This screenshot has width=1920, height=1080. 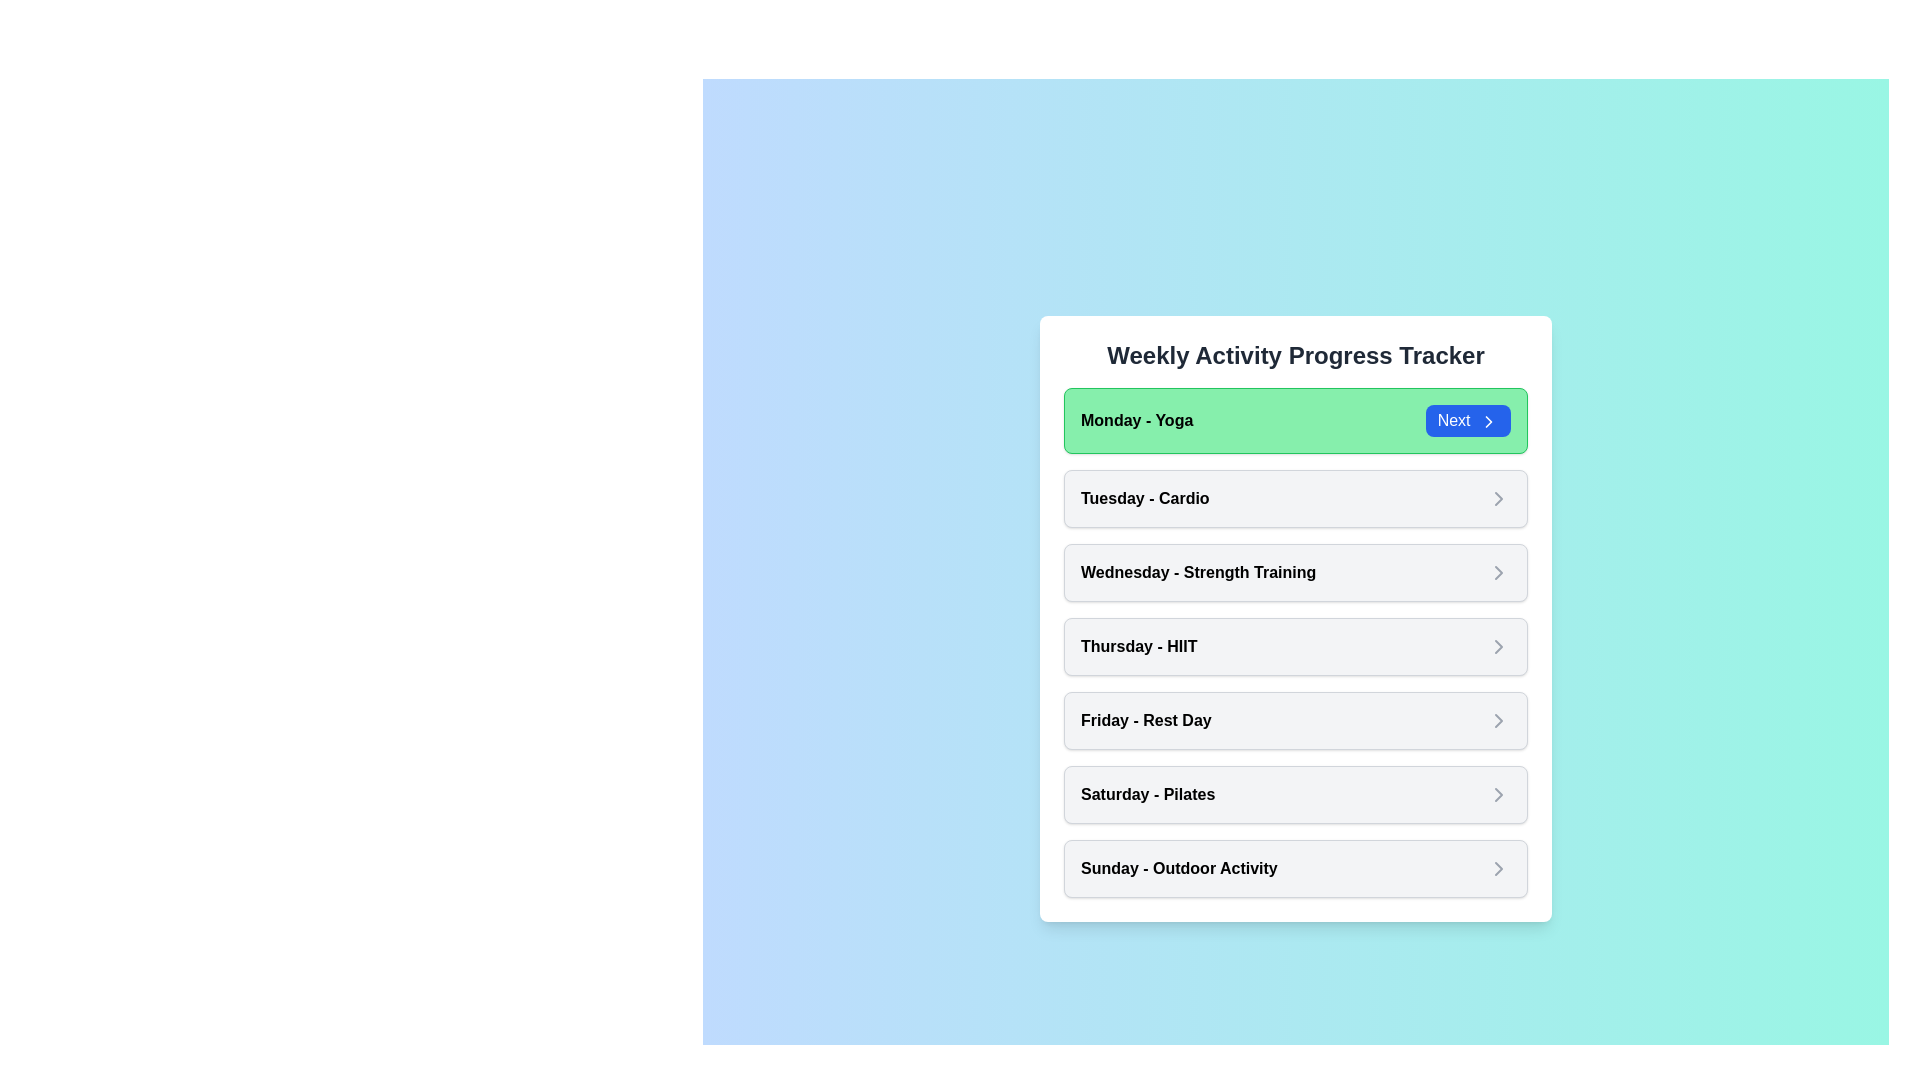 What do you see at coordinates (1498, 497) in the screenshot?
I see `the chevron icon indicating navigation or progression located in the far-right position of the 'Monday - Yoga' item row` at bounding box center [1498, 497].